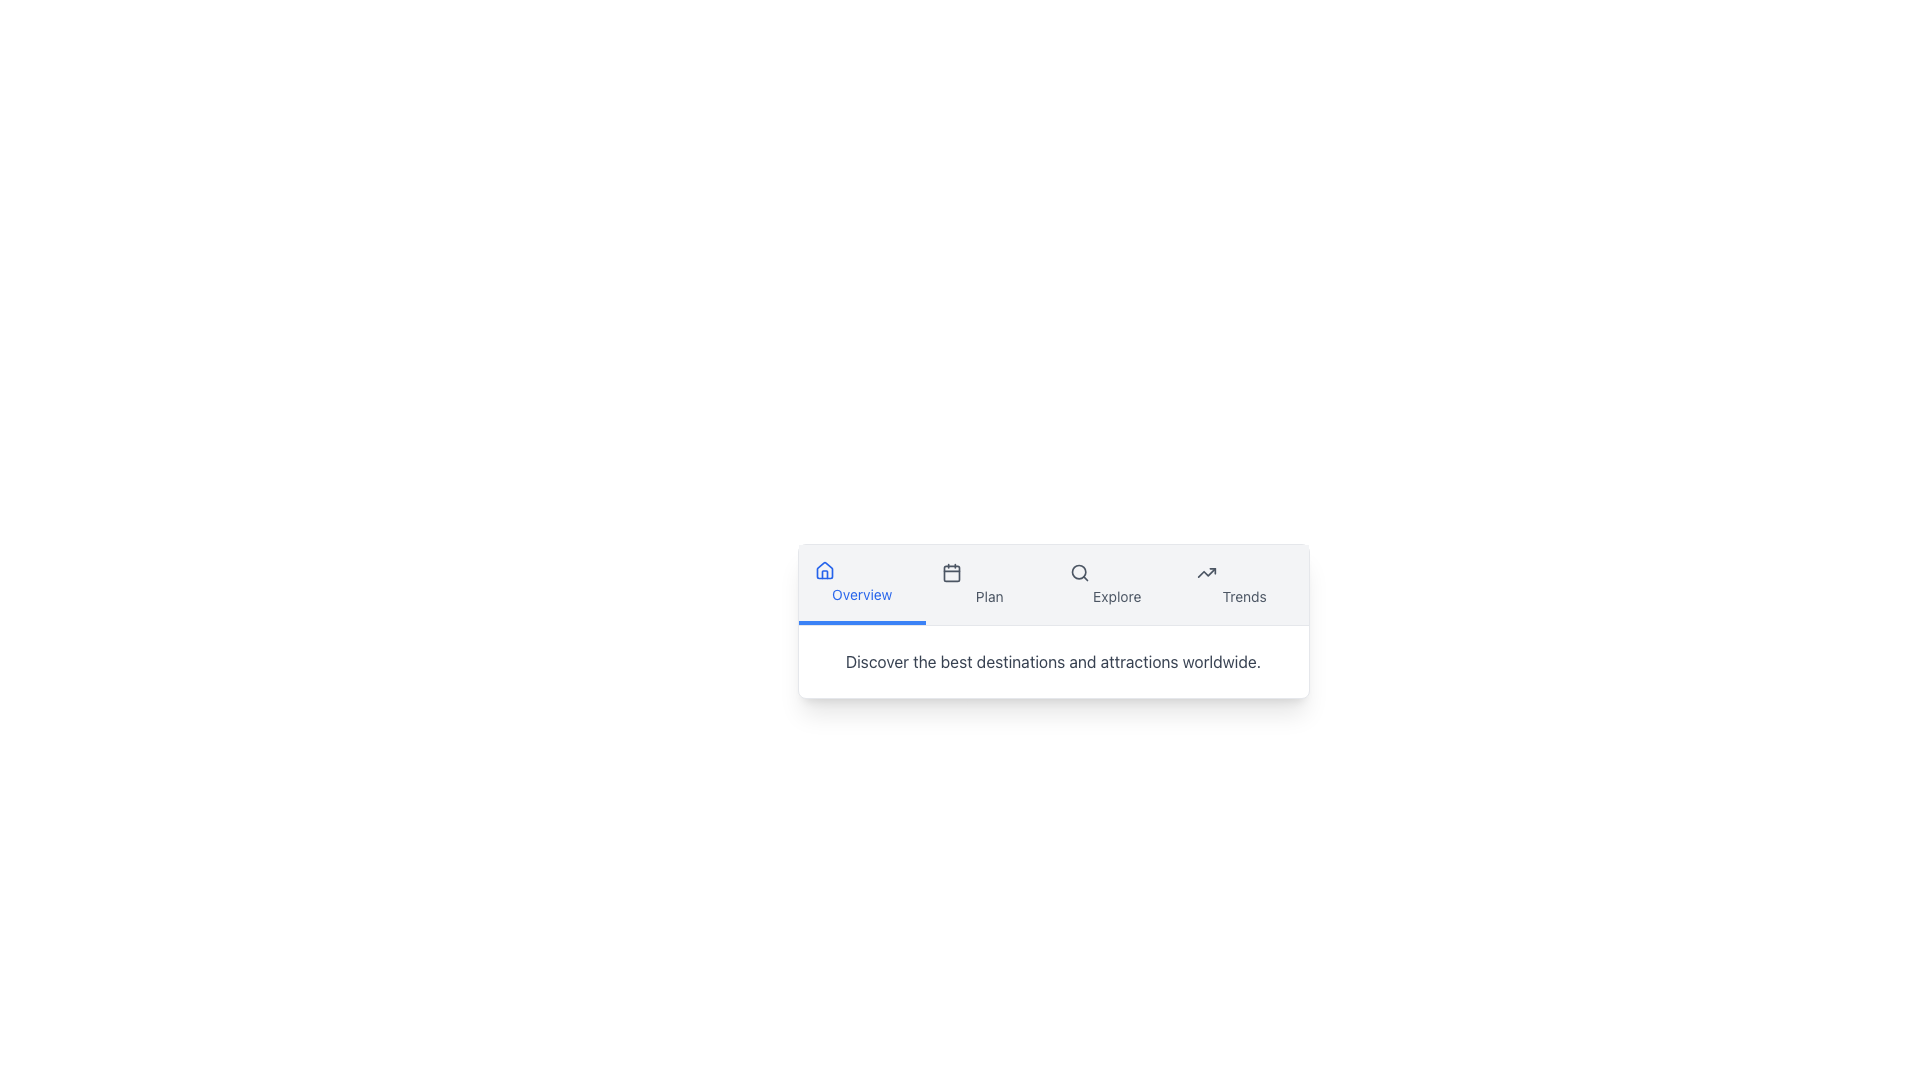 The height and width of the screenshot is (1080, 1920). I want to click on the rising trend icon in the navigation bar, so click(1205, 573).